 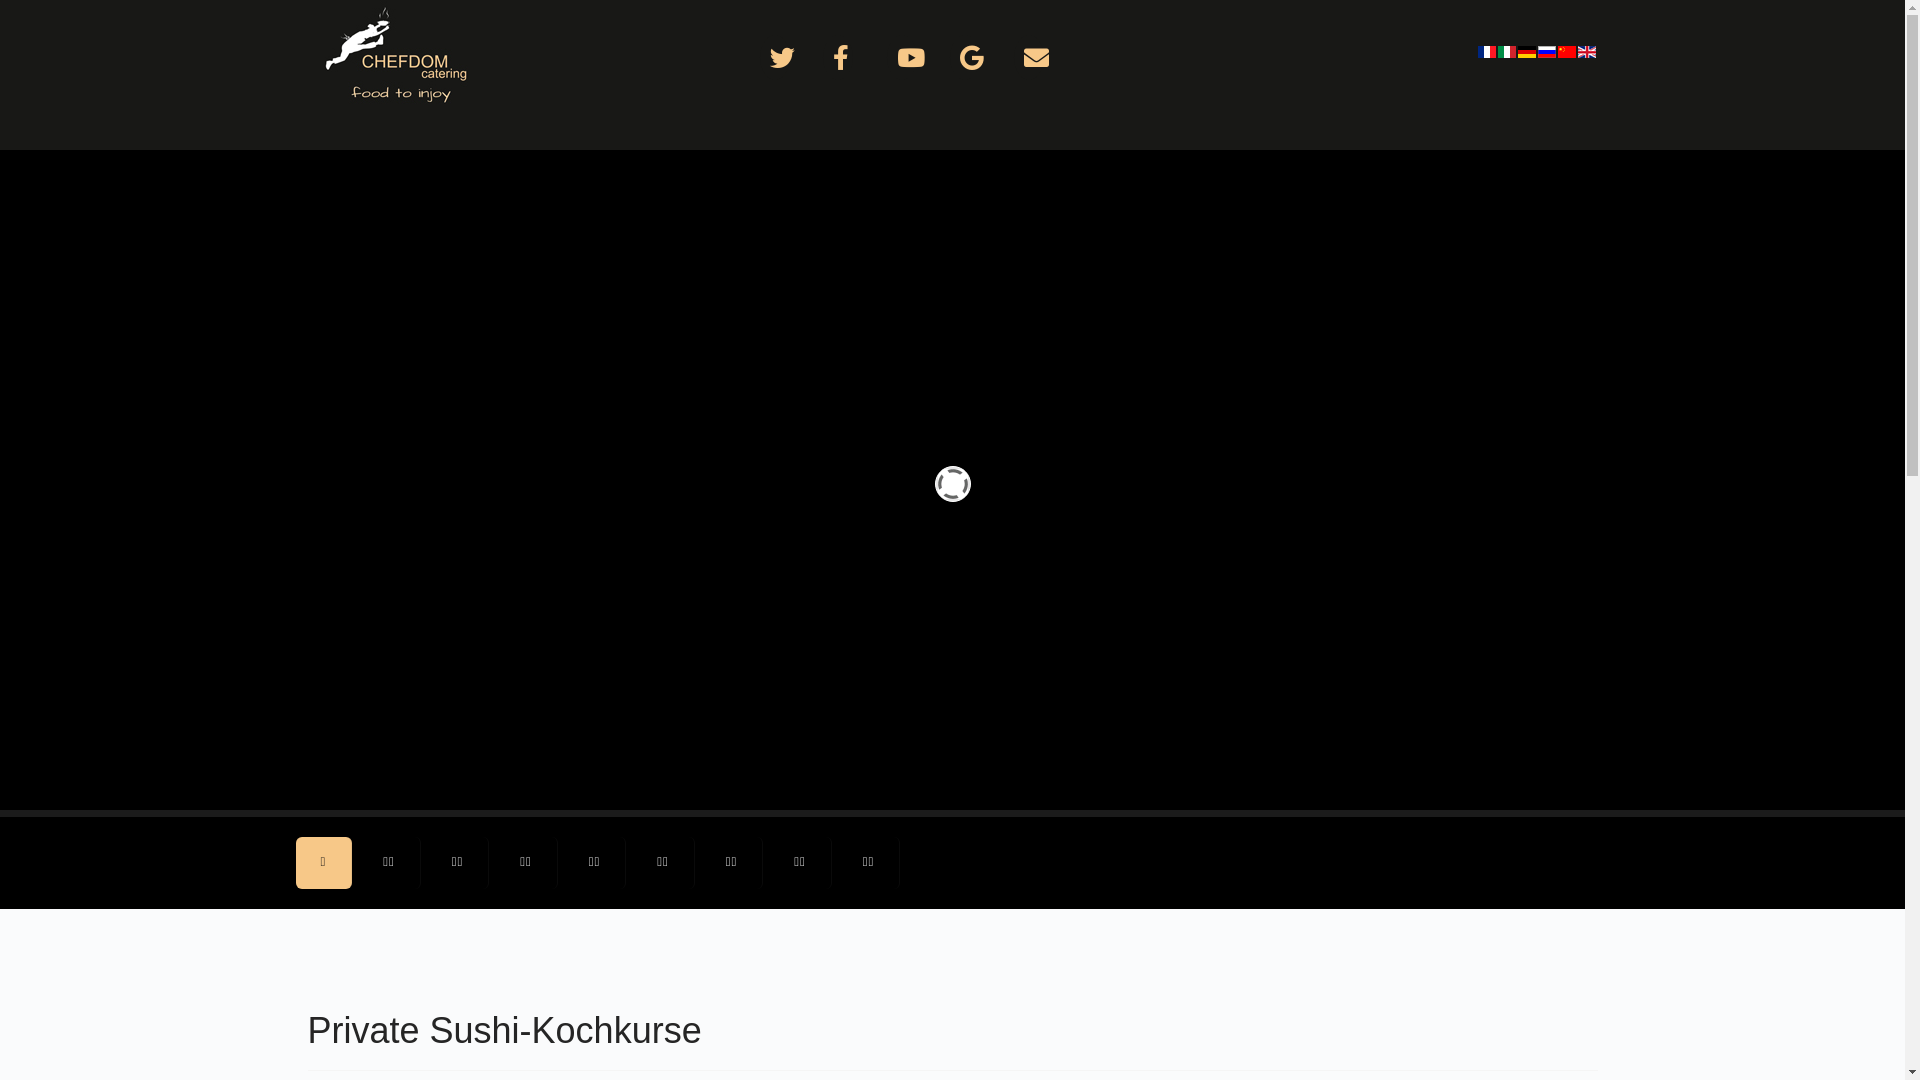 What do you see at coordinates (1488, 50) in the screenshot?
I see `'Francais - Accueil'` at bounding box center [1488, 50].